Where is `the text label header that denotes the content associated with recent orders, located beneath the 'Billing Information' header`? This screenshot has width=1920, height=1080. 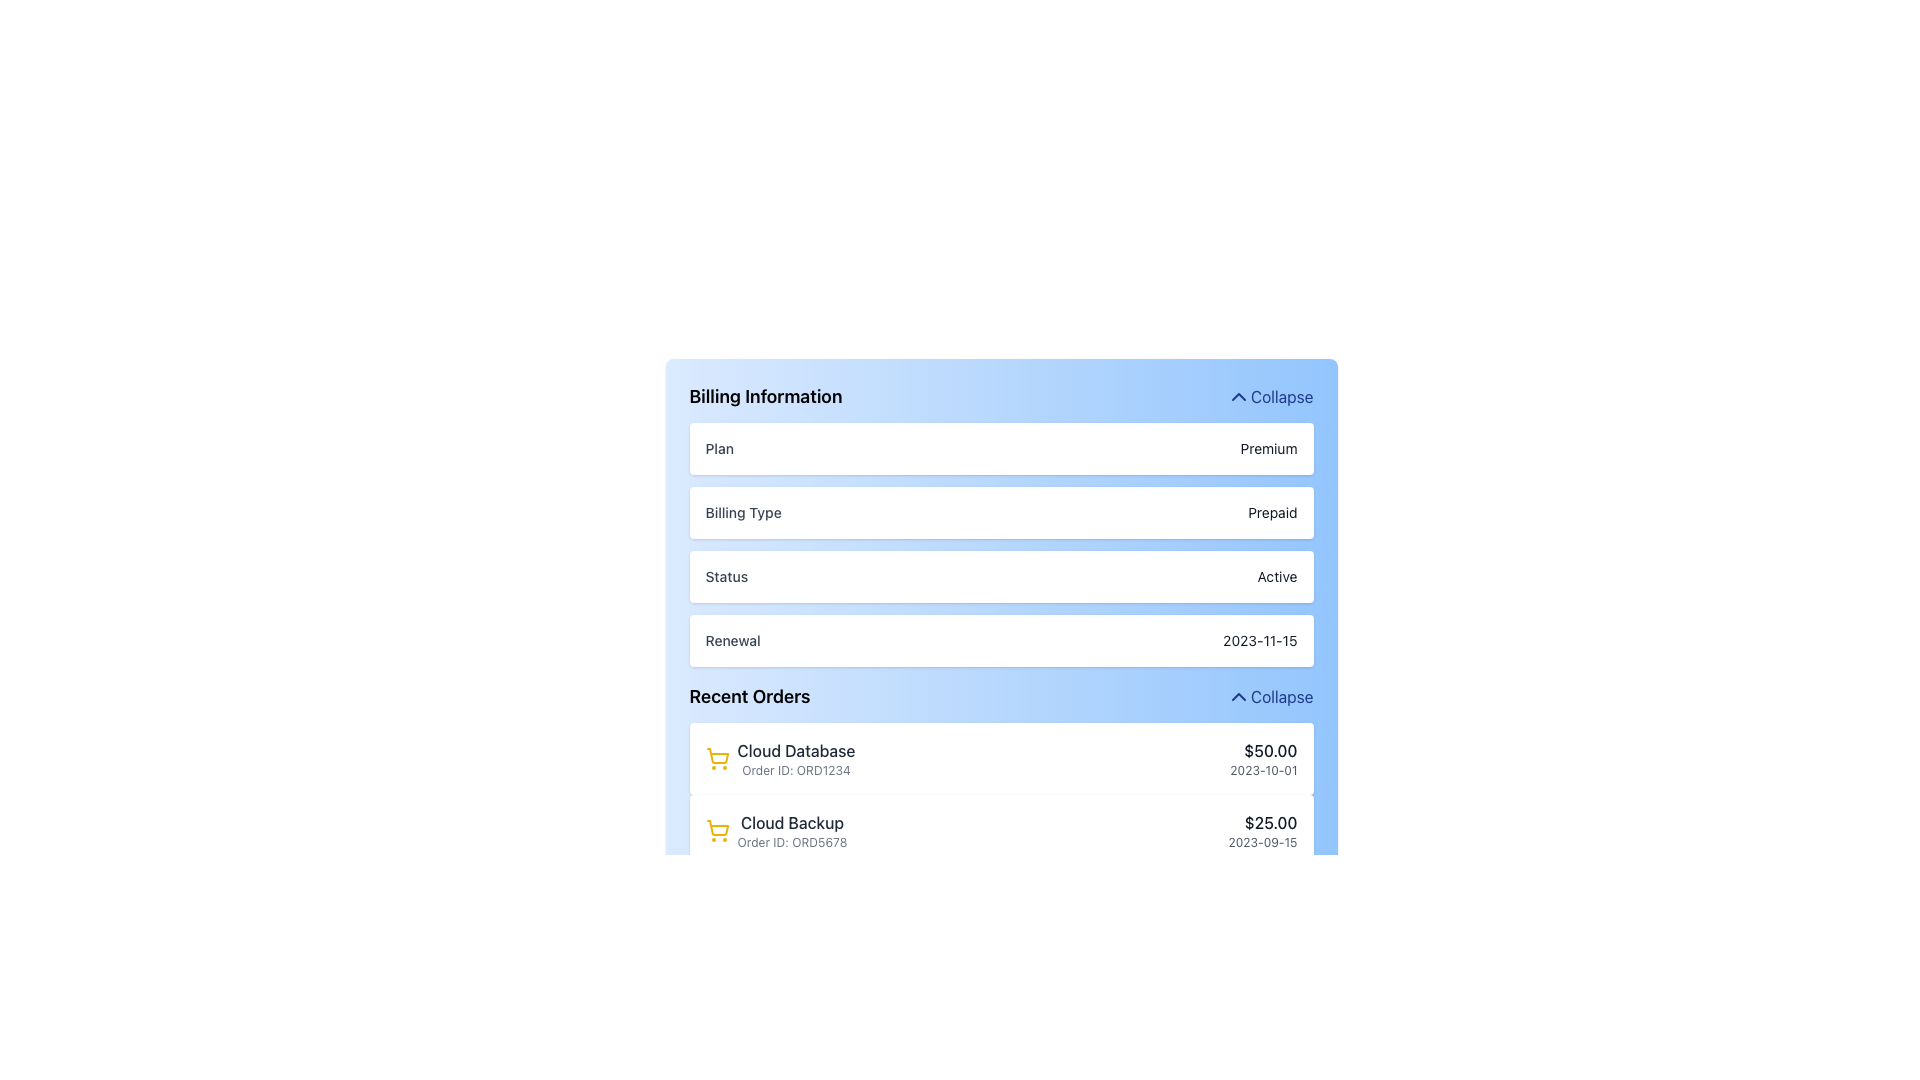 the text label header that denotes the content associated with recent orders, located beneath the 'Billing Information' header is located at coordinates (748, 696).